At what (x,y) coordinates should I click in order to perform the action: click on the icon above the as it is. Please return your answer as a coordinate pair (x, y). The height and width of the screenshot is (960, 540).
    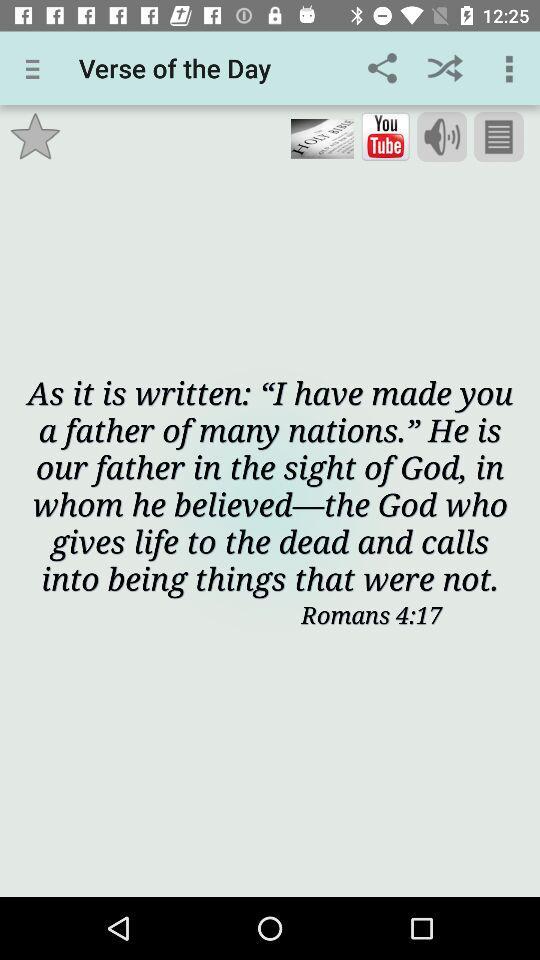
    Looking at the image, I should click on (35, 135).